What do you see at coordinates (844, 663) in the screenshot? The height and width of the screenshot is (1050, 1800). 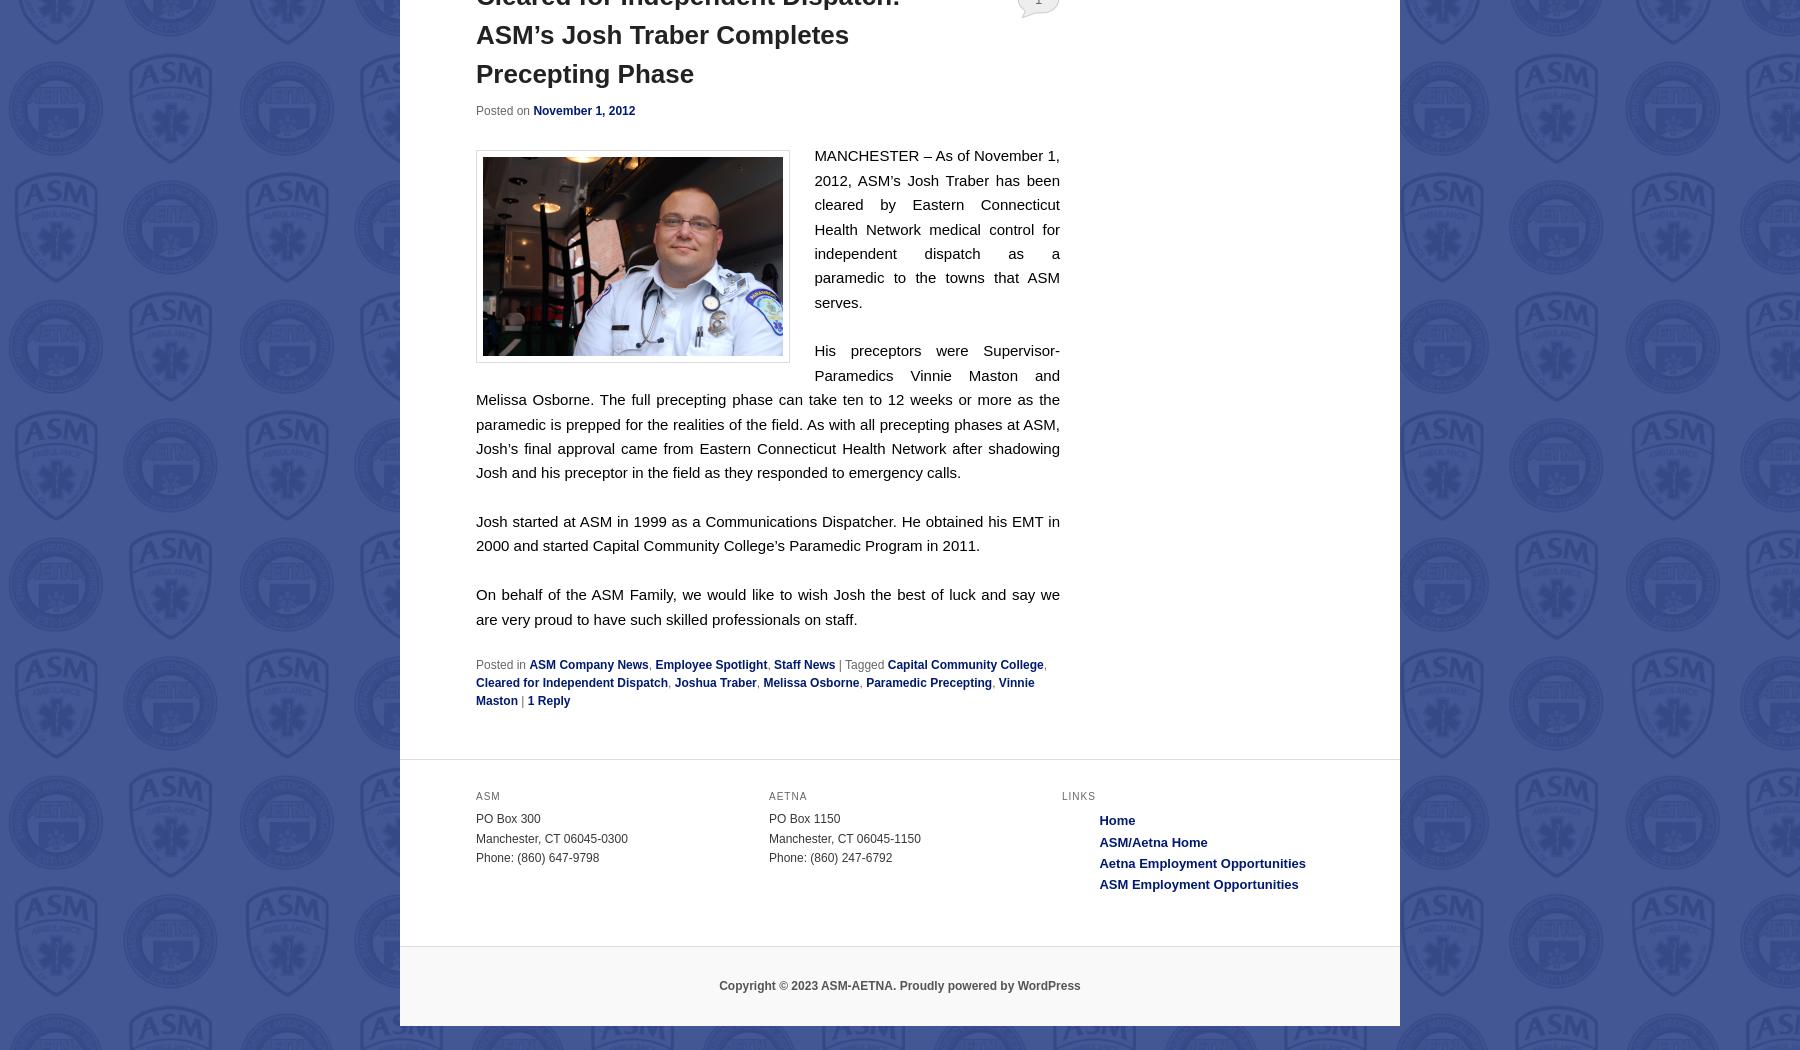 I see `'Tagged'` at bounding box center [844, 663].